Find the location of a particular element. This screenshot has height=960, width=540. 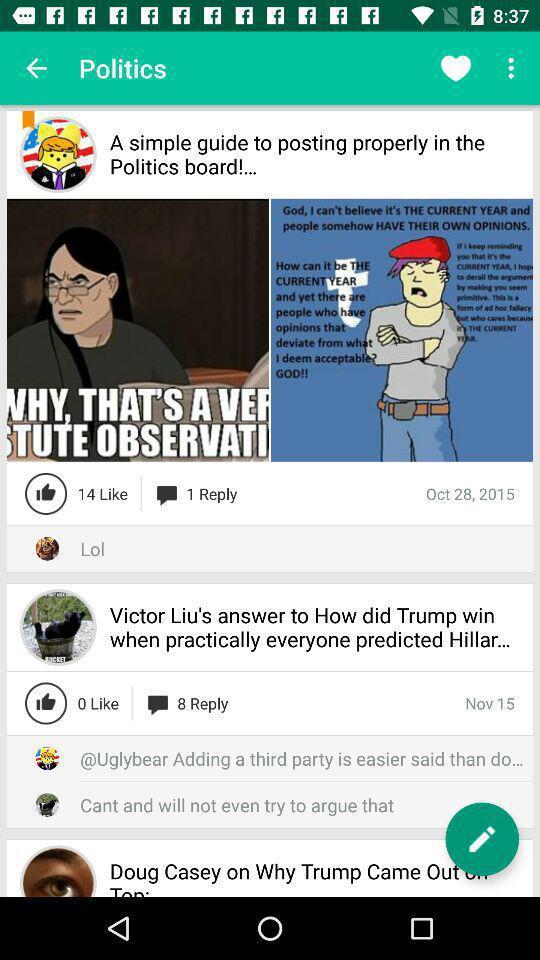

new is located at coordinates (481, 839).